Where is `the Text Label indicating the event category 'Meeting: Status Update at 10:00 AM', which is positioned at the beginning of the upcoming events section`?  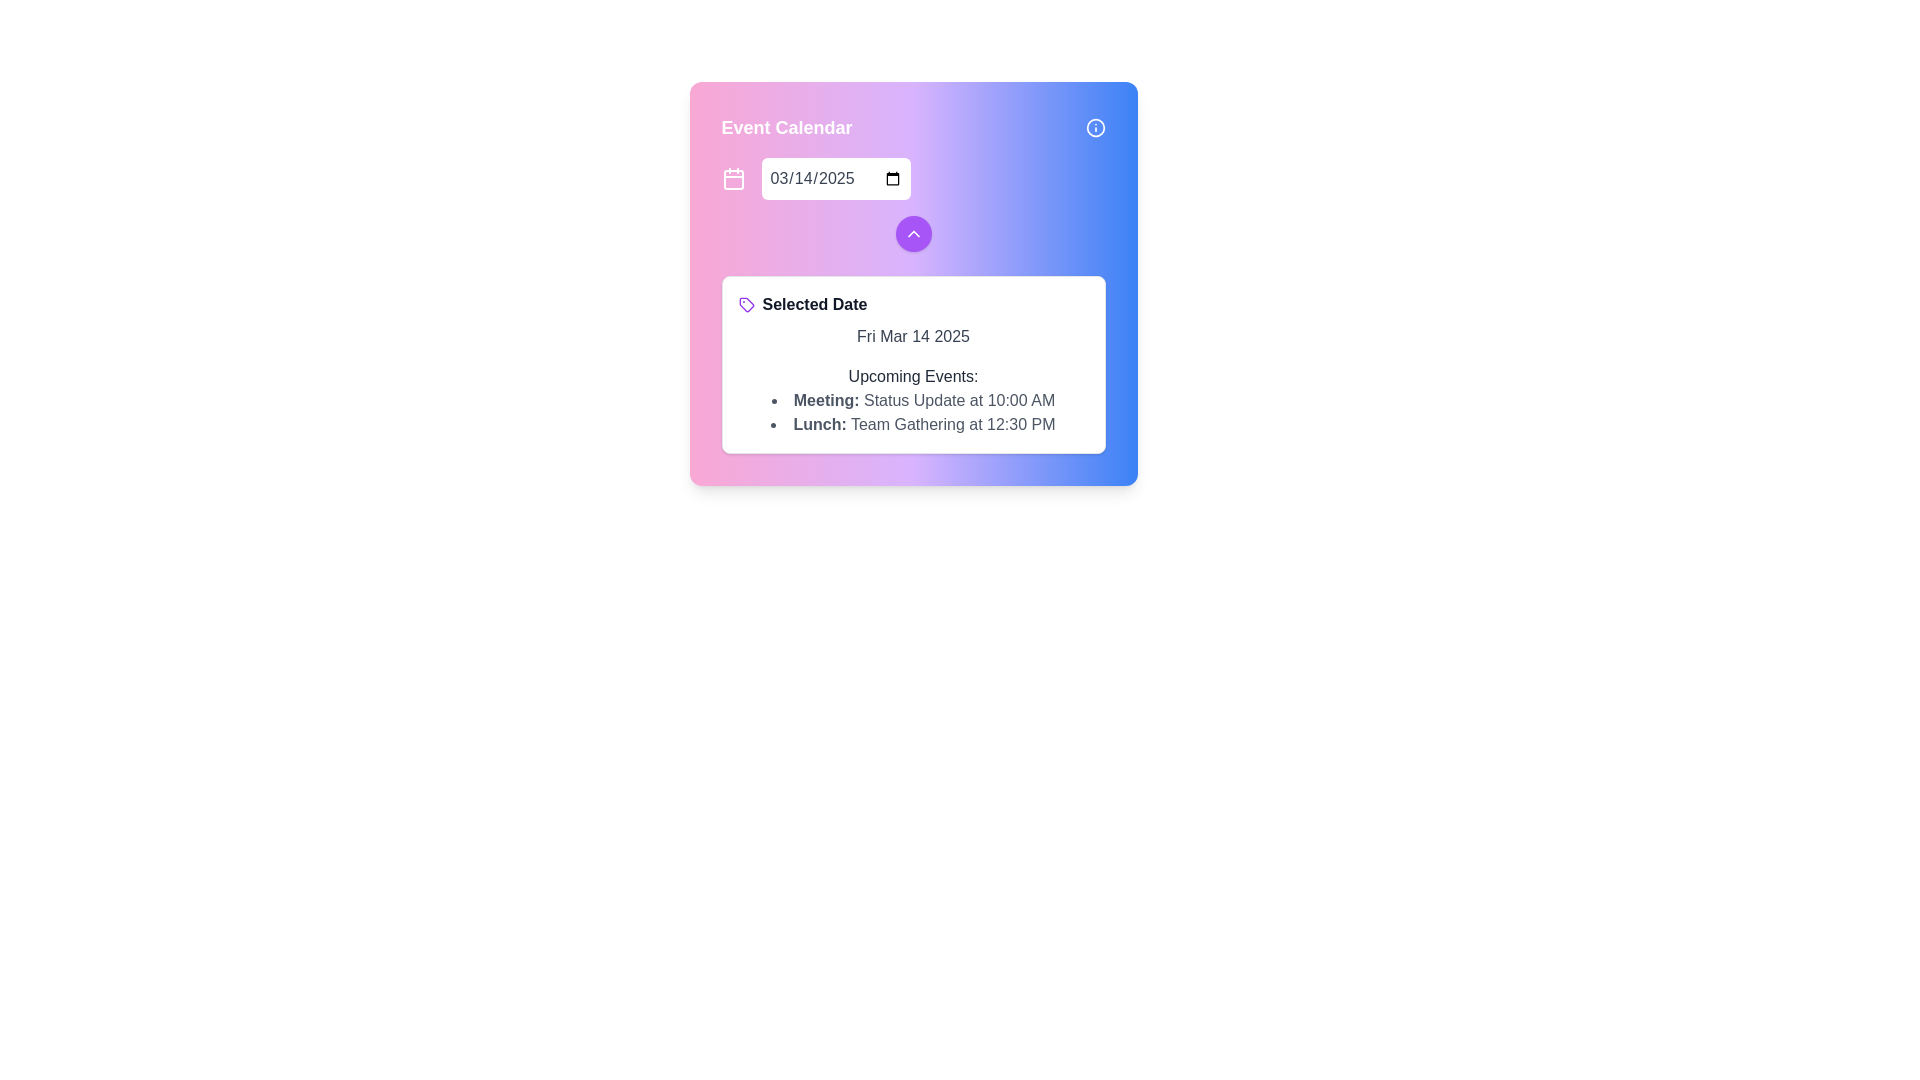 the Text Label indicating the event category 'Meeting: Status Update at 10:00 AM', which is positioned at the beginning of the upcoming events section is located at coordinates (826, 400).